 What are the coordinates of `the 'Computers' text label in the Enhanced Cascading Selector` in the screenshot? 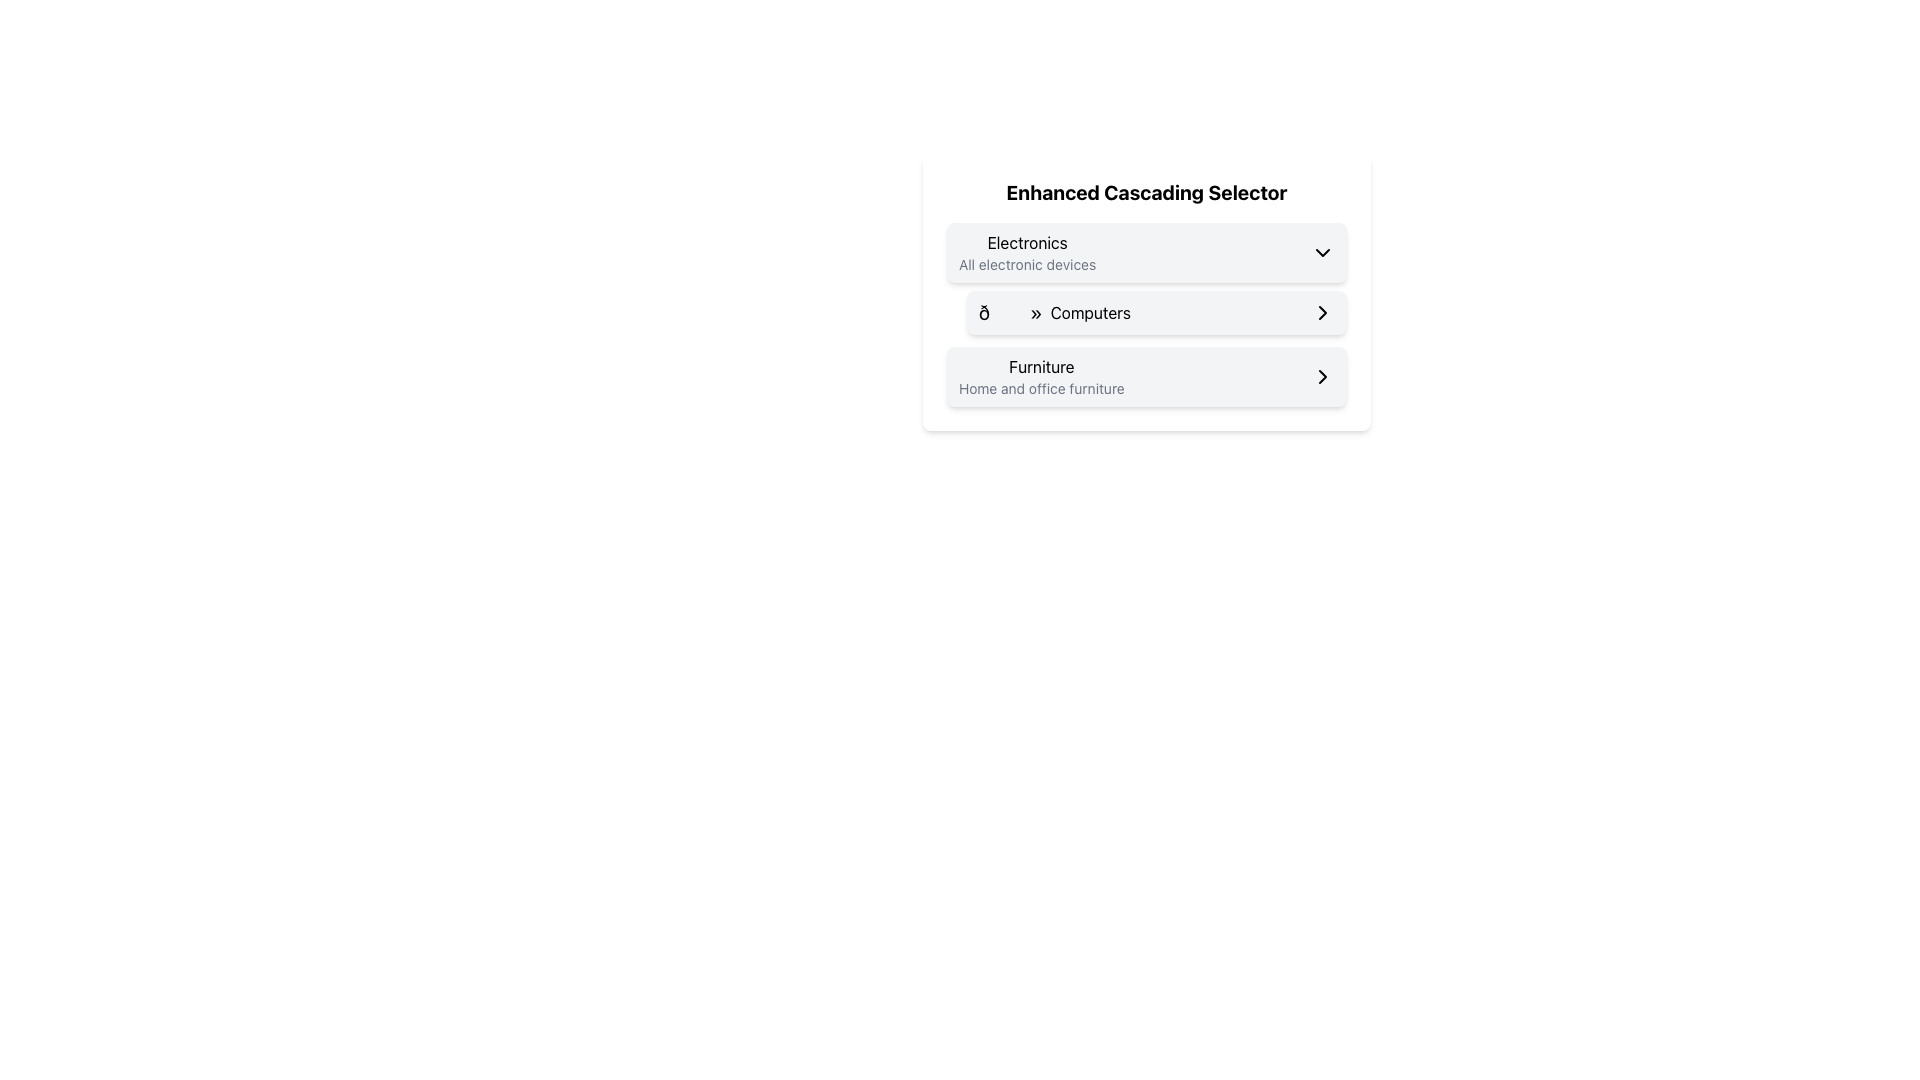 It's located at (1089, 312).